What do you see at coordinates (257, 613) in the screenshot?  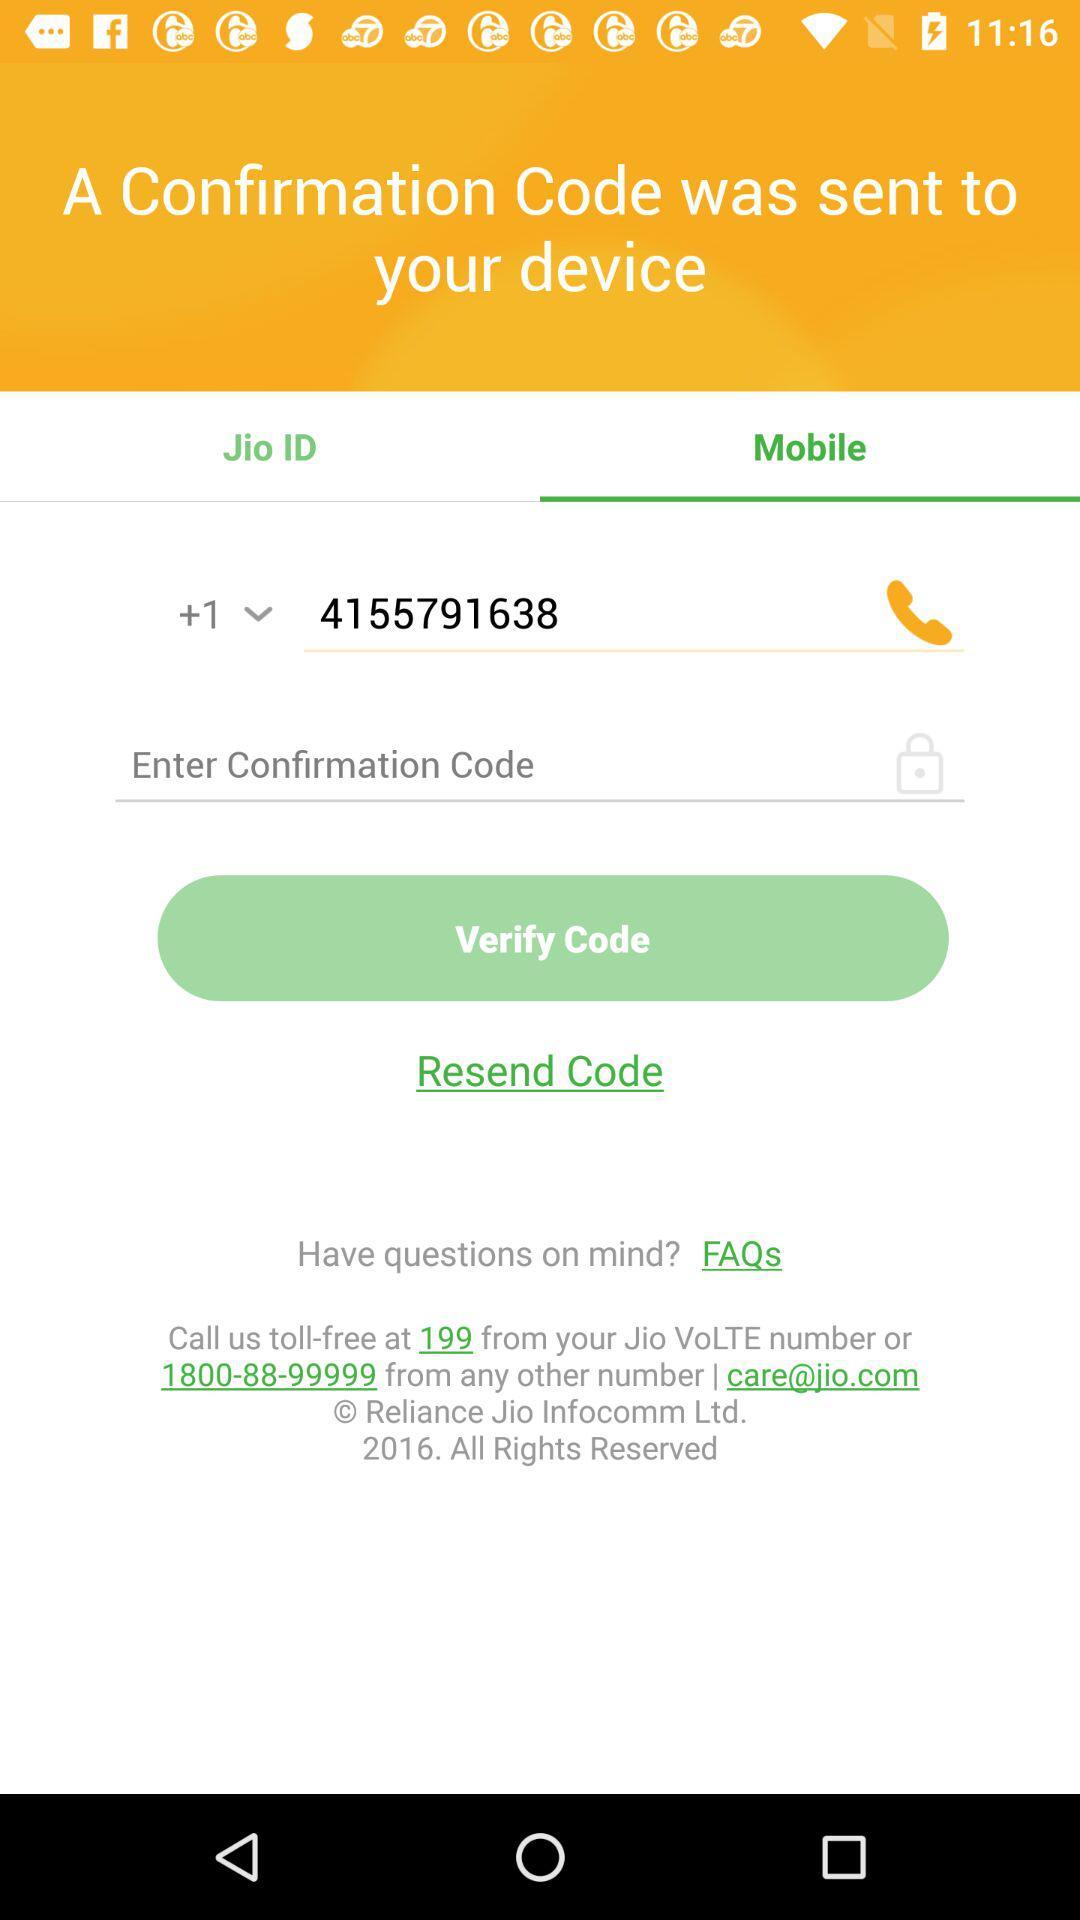 I see `the icon to the left of 4155791638` at bounding box center [257, 613].